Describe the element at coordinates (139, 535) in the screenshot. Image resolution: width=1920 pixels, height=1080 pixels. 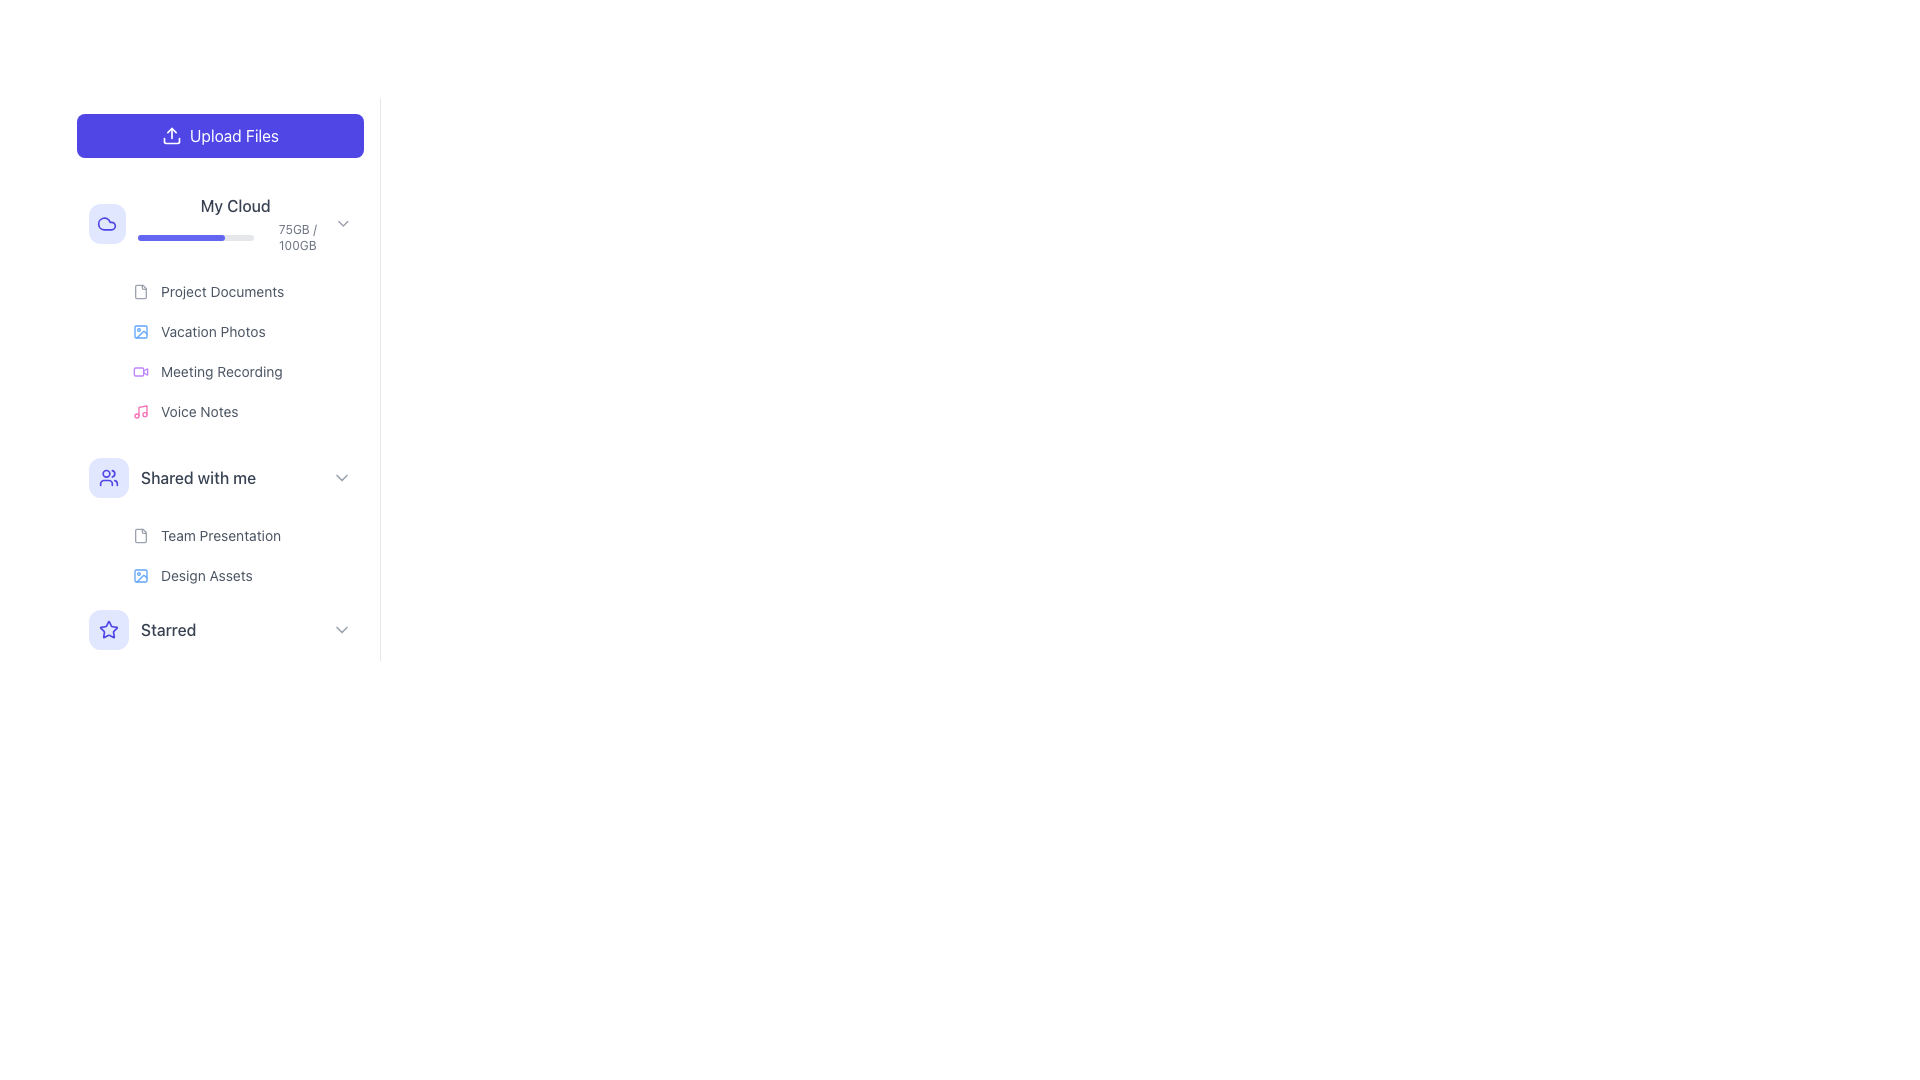
I see `the file-shaped icon in the 'Shared with me' section, next to the 'Team Presentation' label, which appears in muted colors suggesting a disabled state` at that location.